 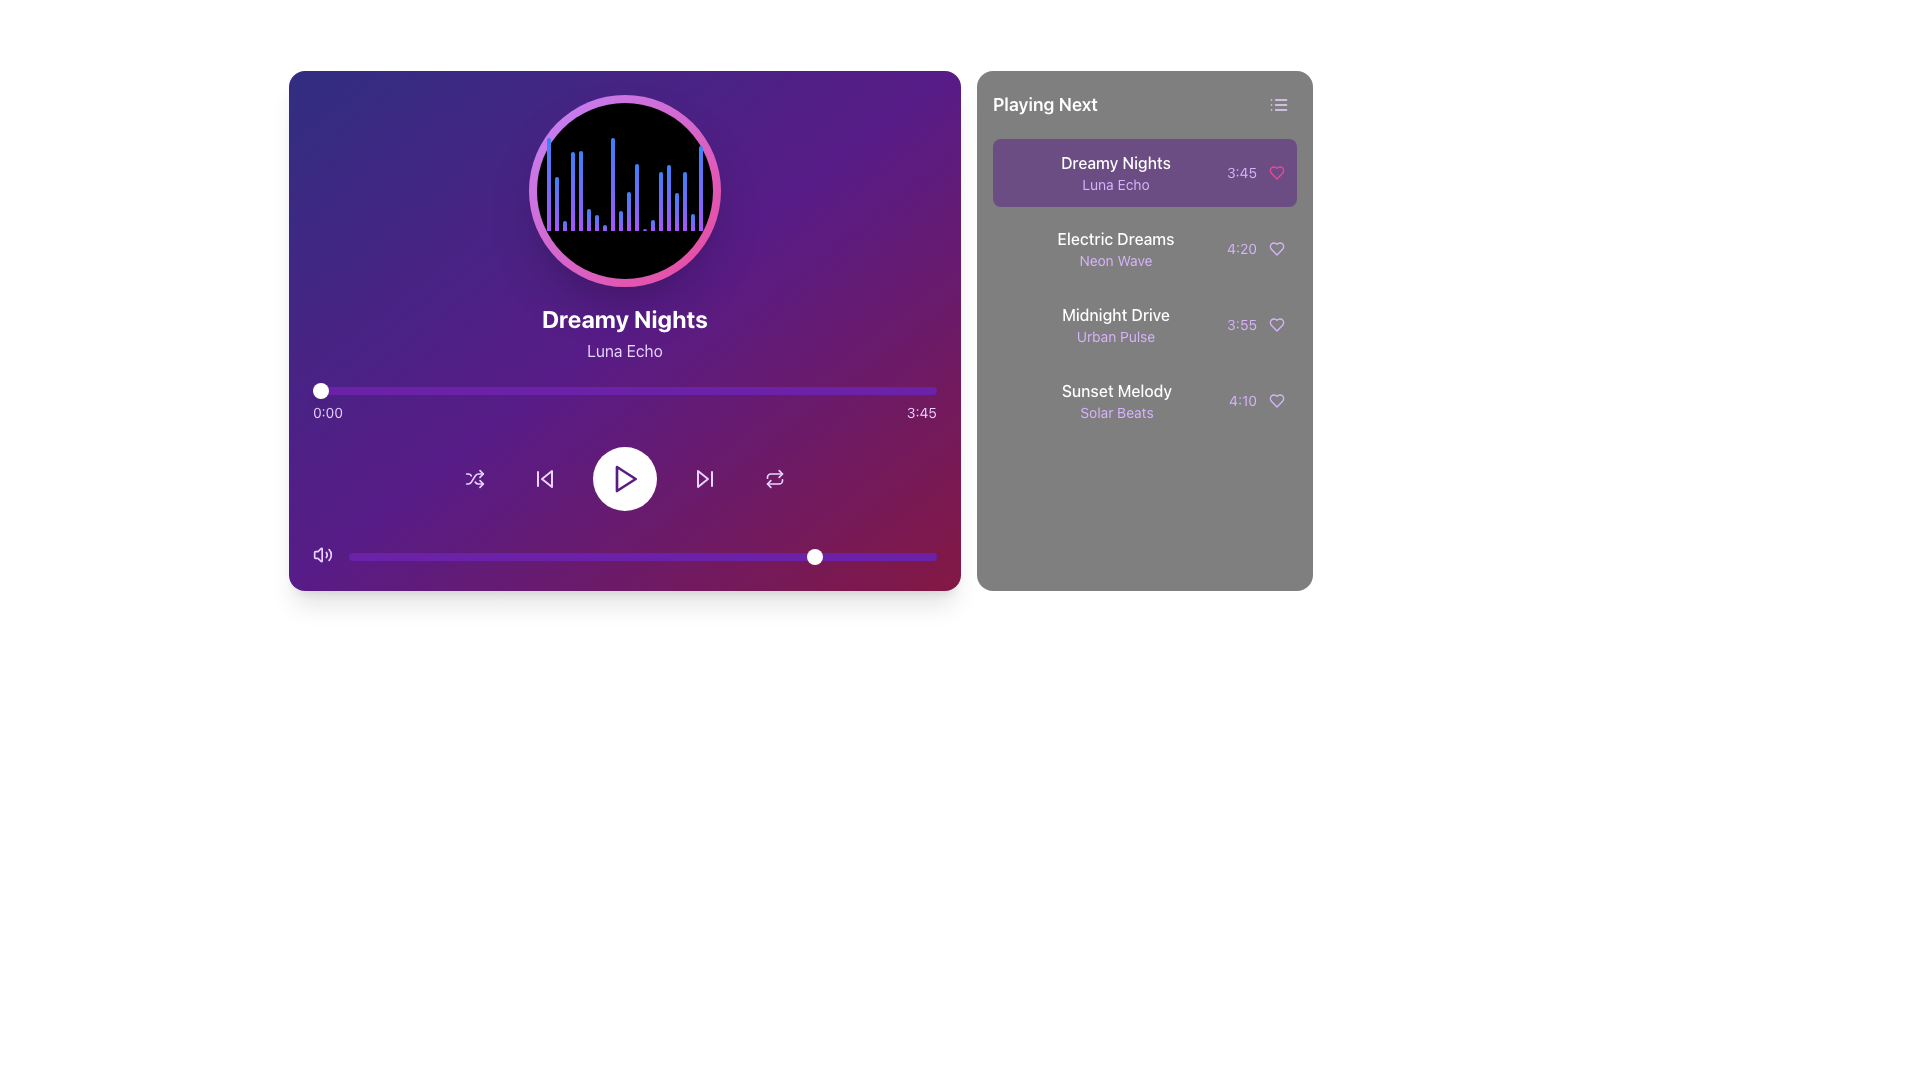 I want to click on slider value, so click(x=354, y=556).